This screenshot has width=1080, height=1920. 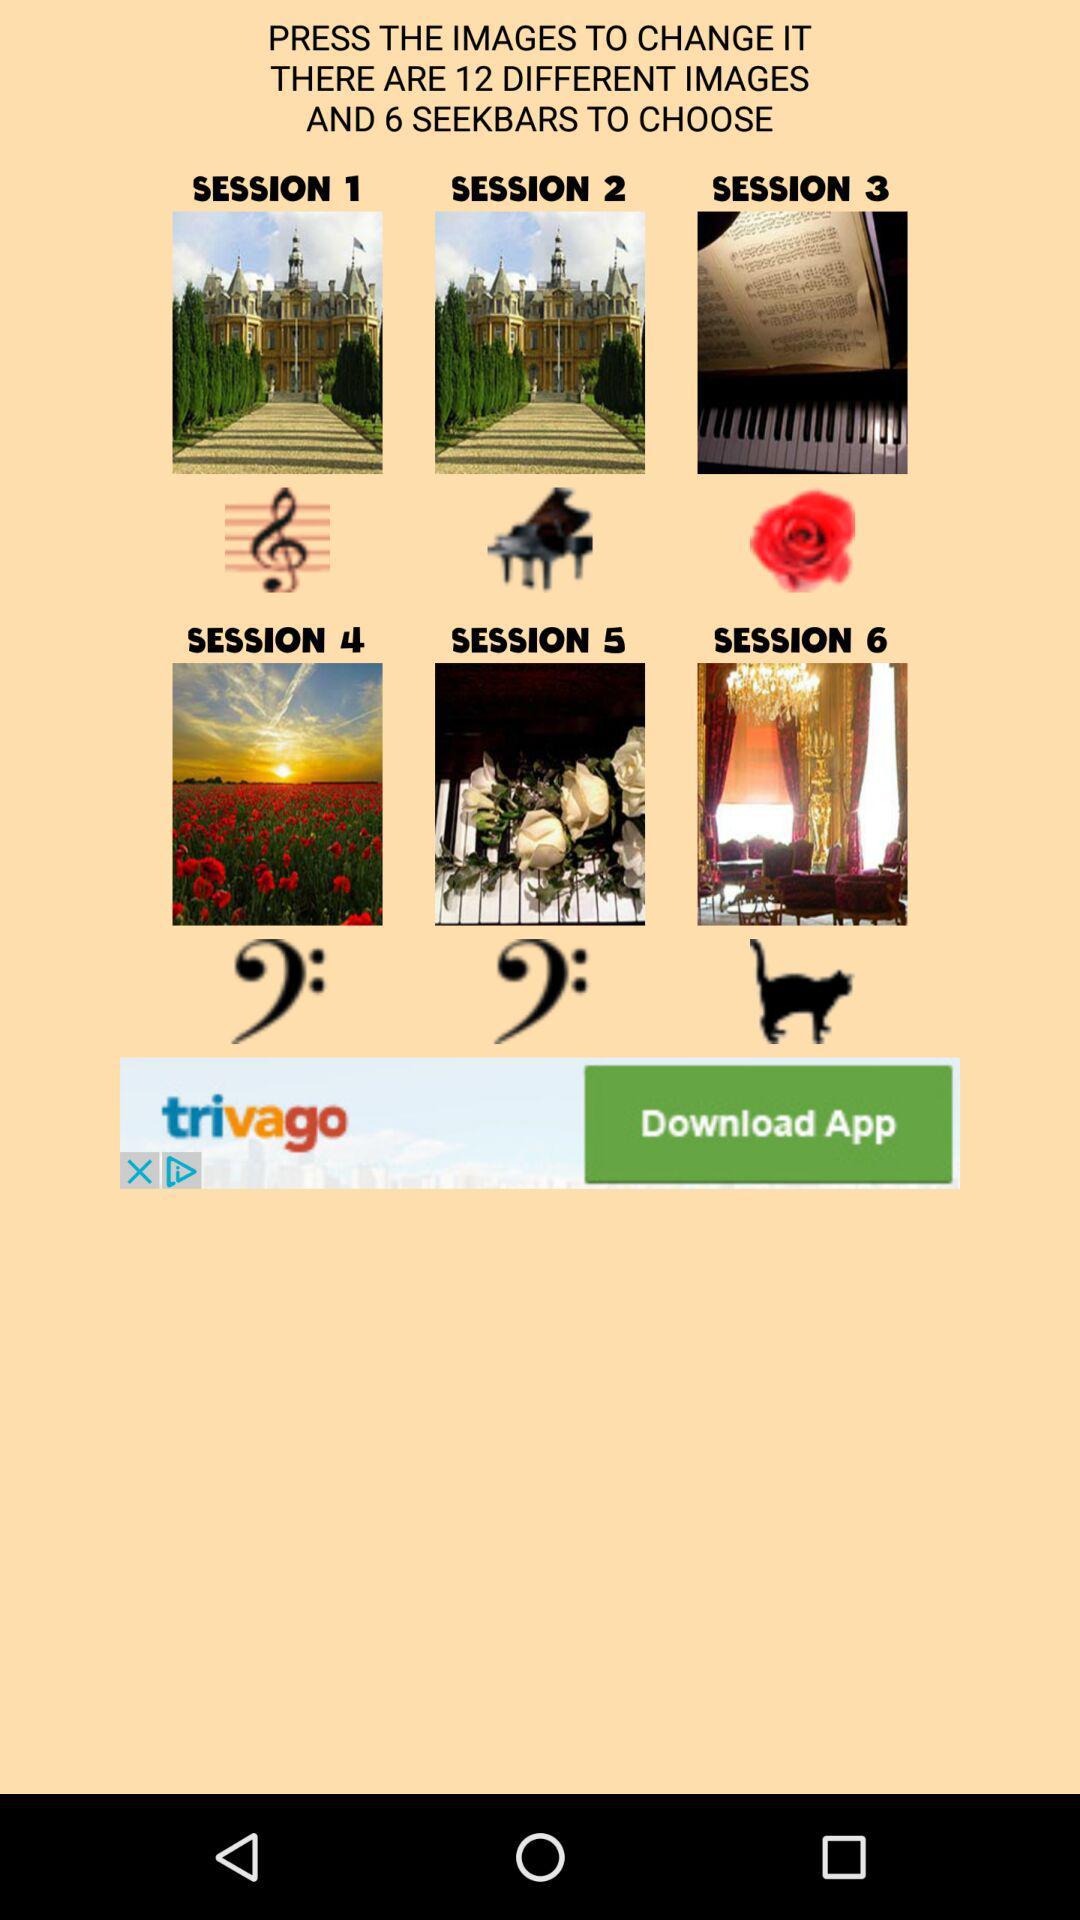 I want to click on change session 1 image, so click(x=277, y=342).